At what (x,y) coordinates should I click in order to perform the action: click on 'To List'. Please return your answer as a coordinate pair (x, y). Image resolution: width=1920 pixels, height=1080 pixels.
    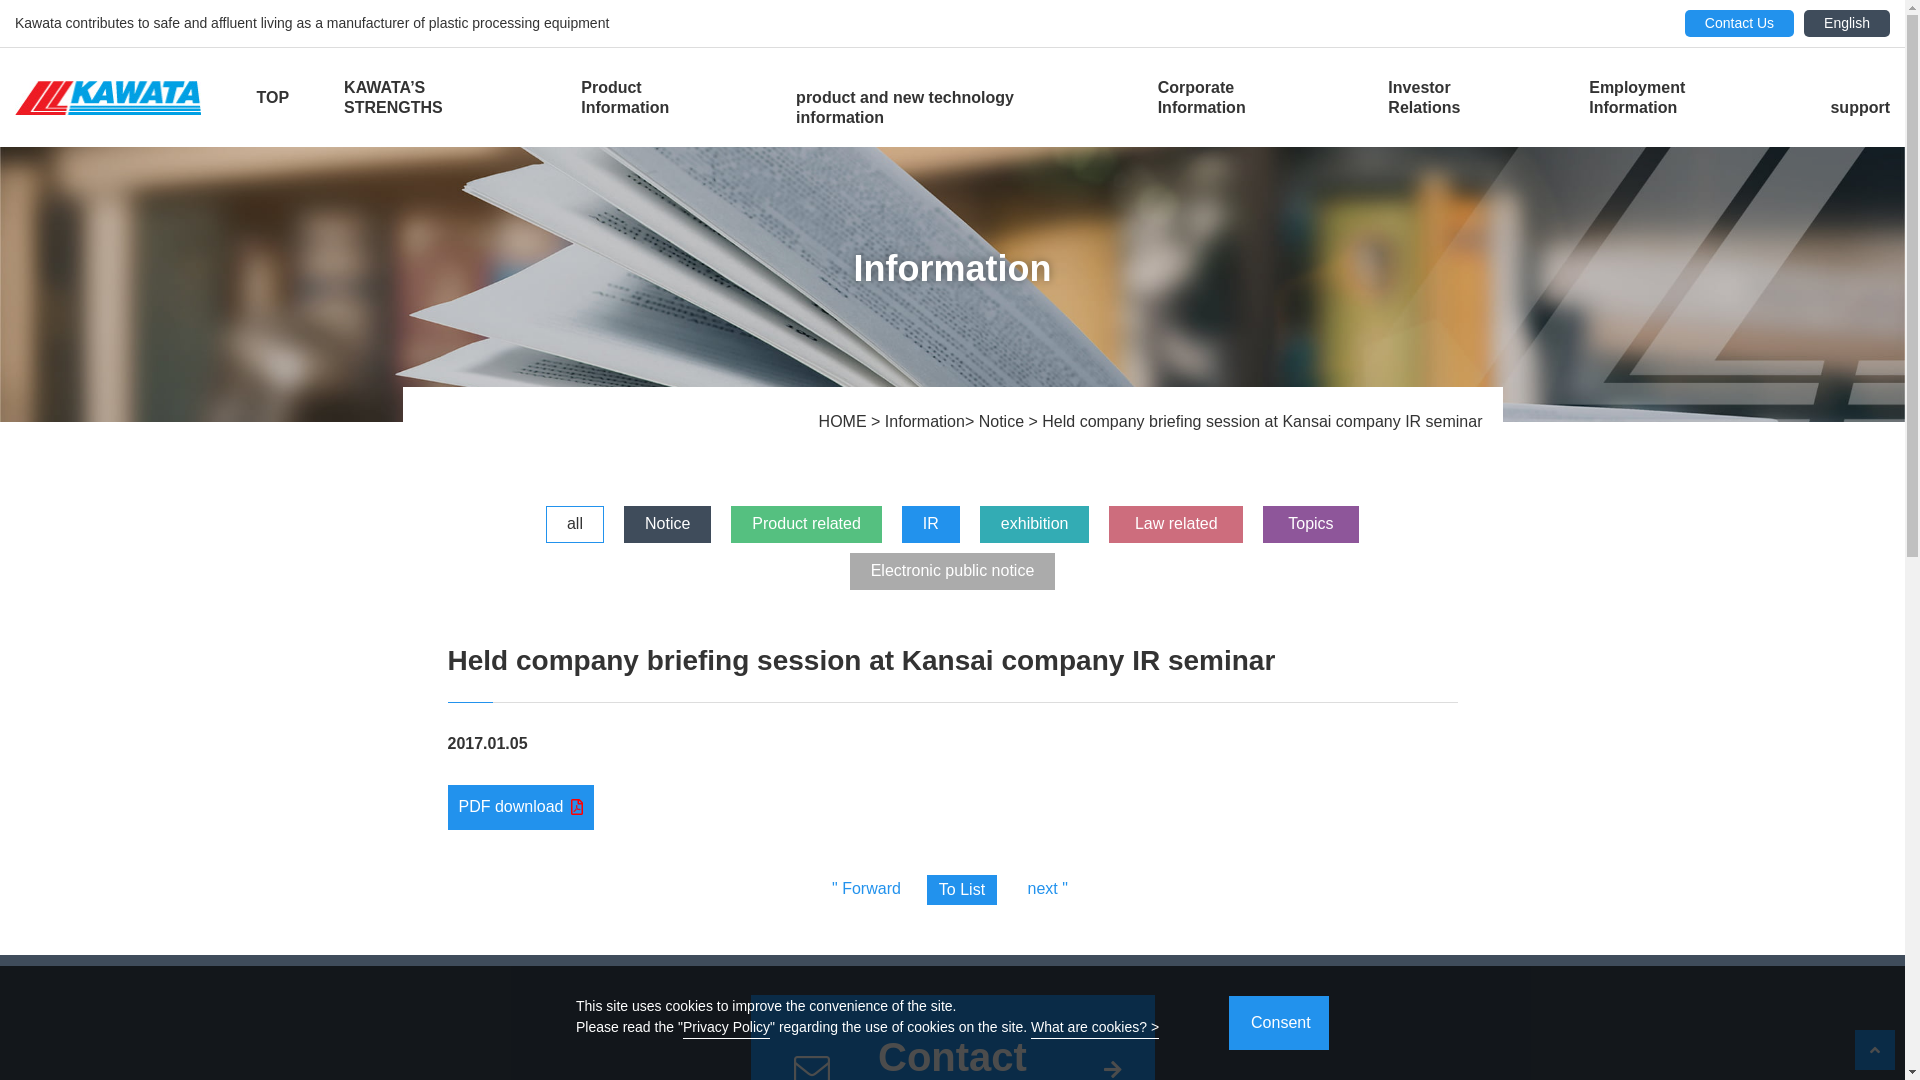
    Looking at the image, I should click on (961, 889).